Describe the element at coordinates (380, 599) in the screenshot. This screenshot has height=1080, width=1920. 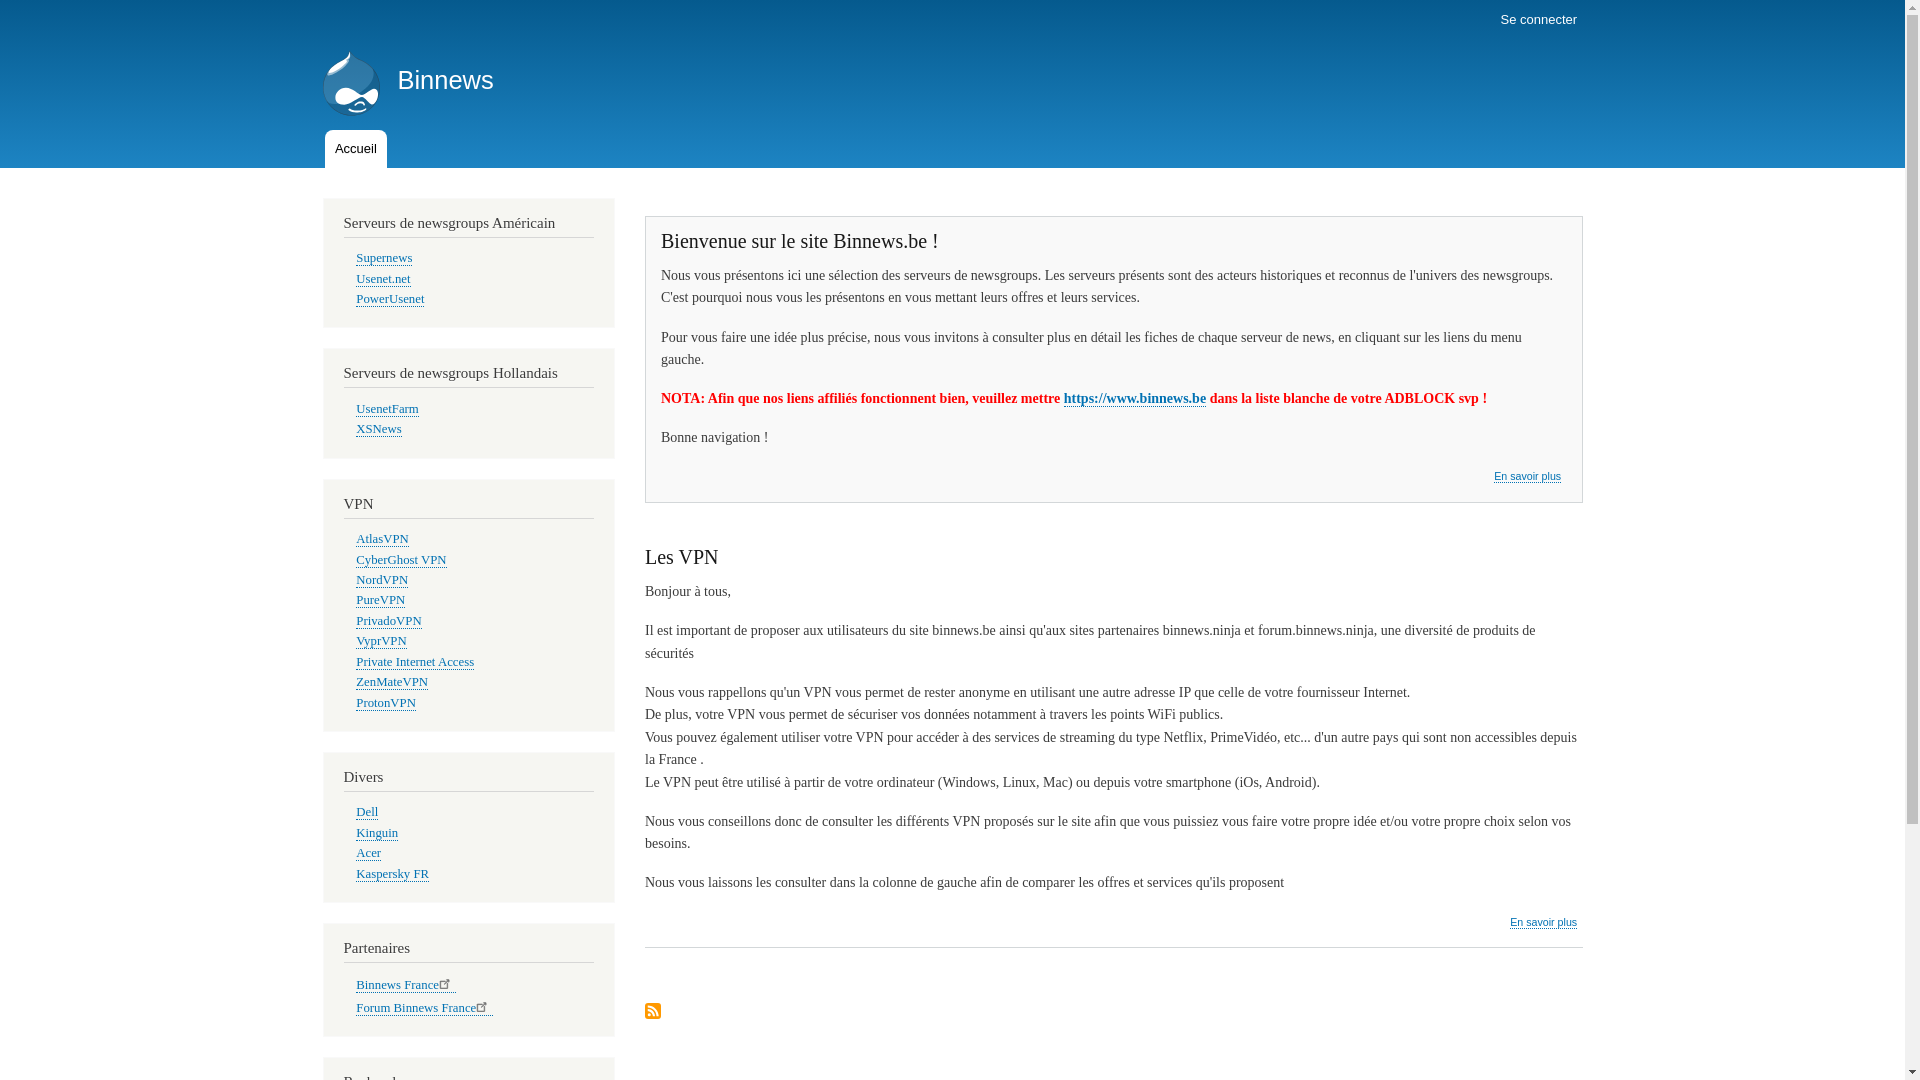
I see `'PureVPN'` at that location.